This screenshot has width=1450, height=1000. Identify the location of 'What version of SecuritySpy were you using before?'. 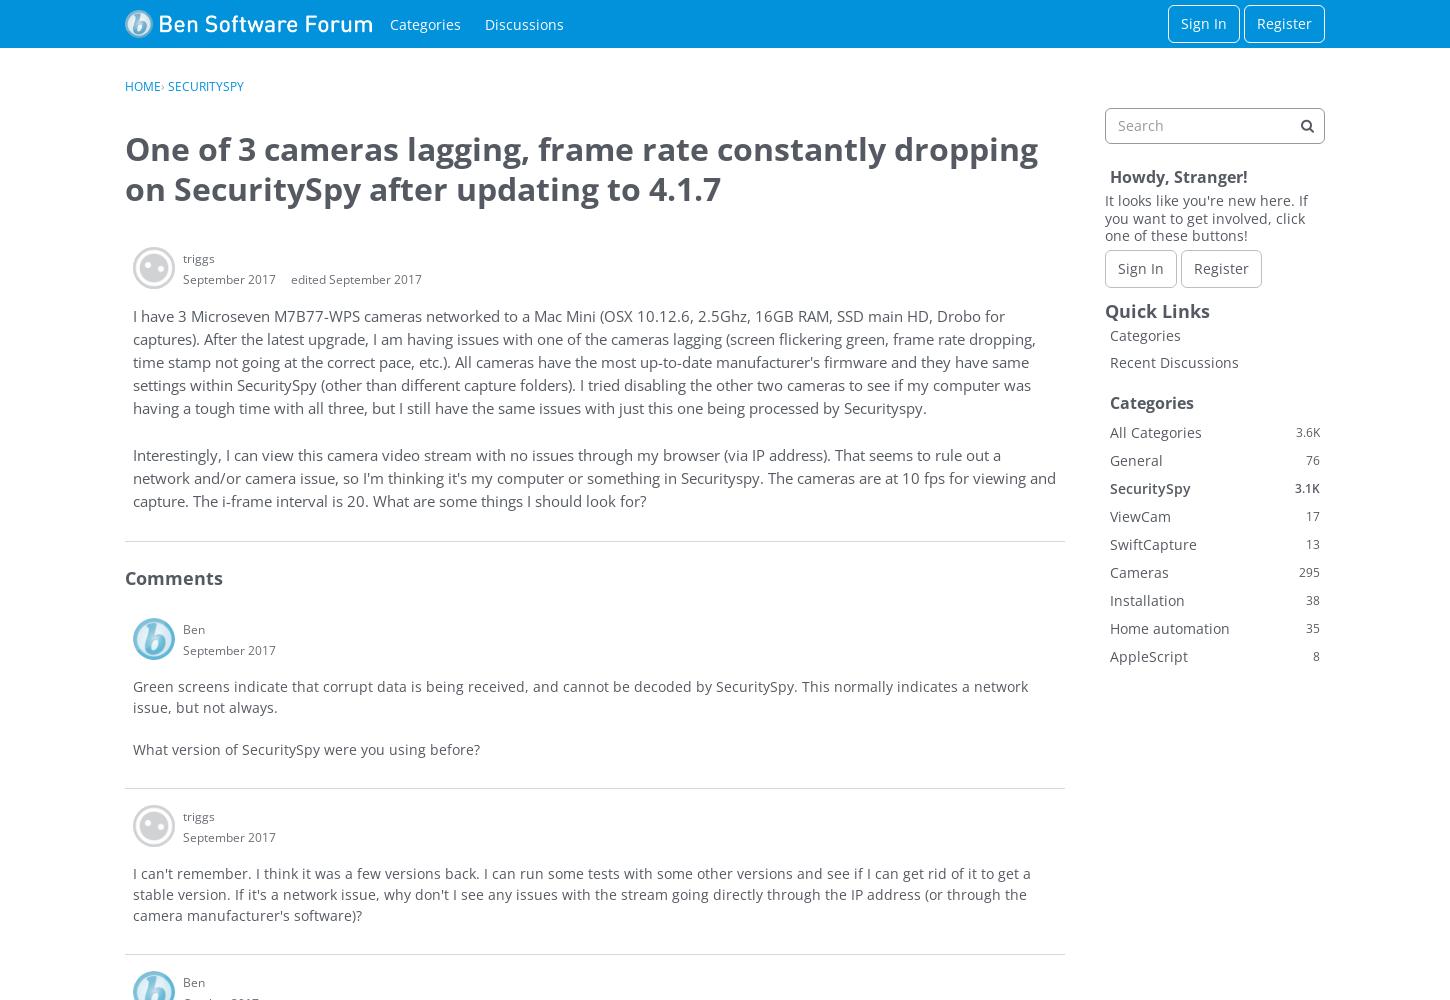
(306, 747).